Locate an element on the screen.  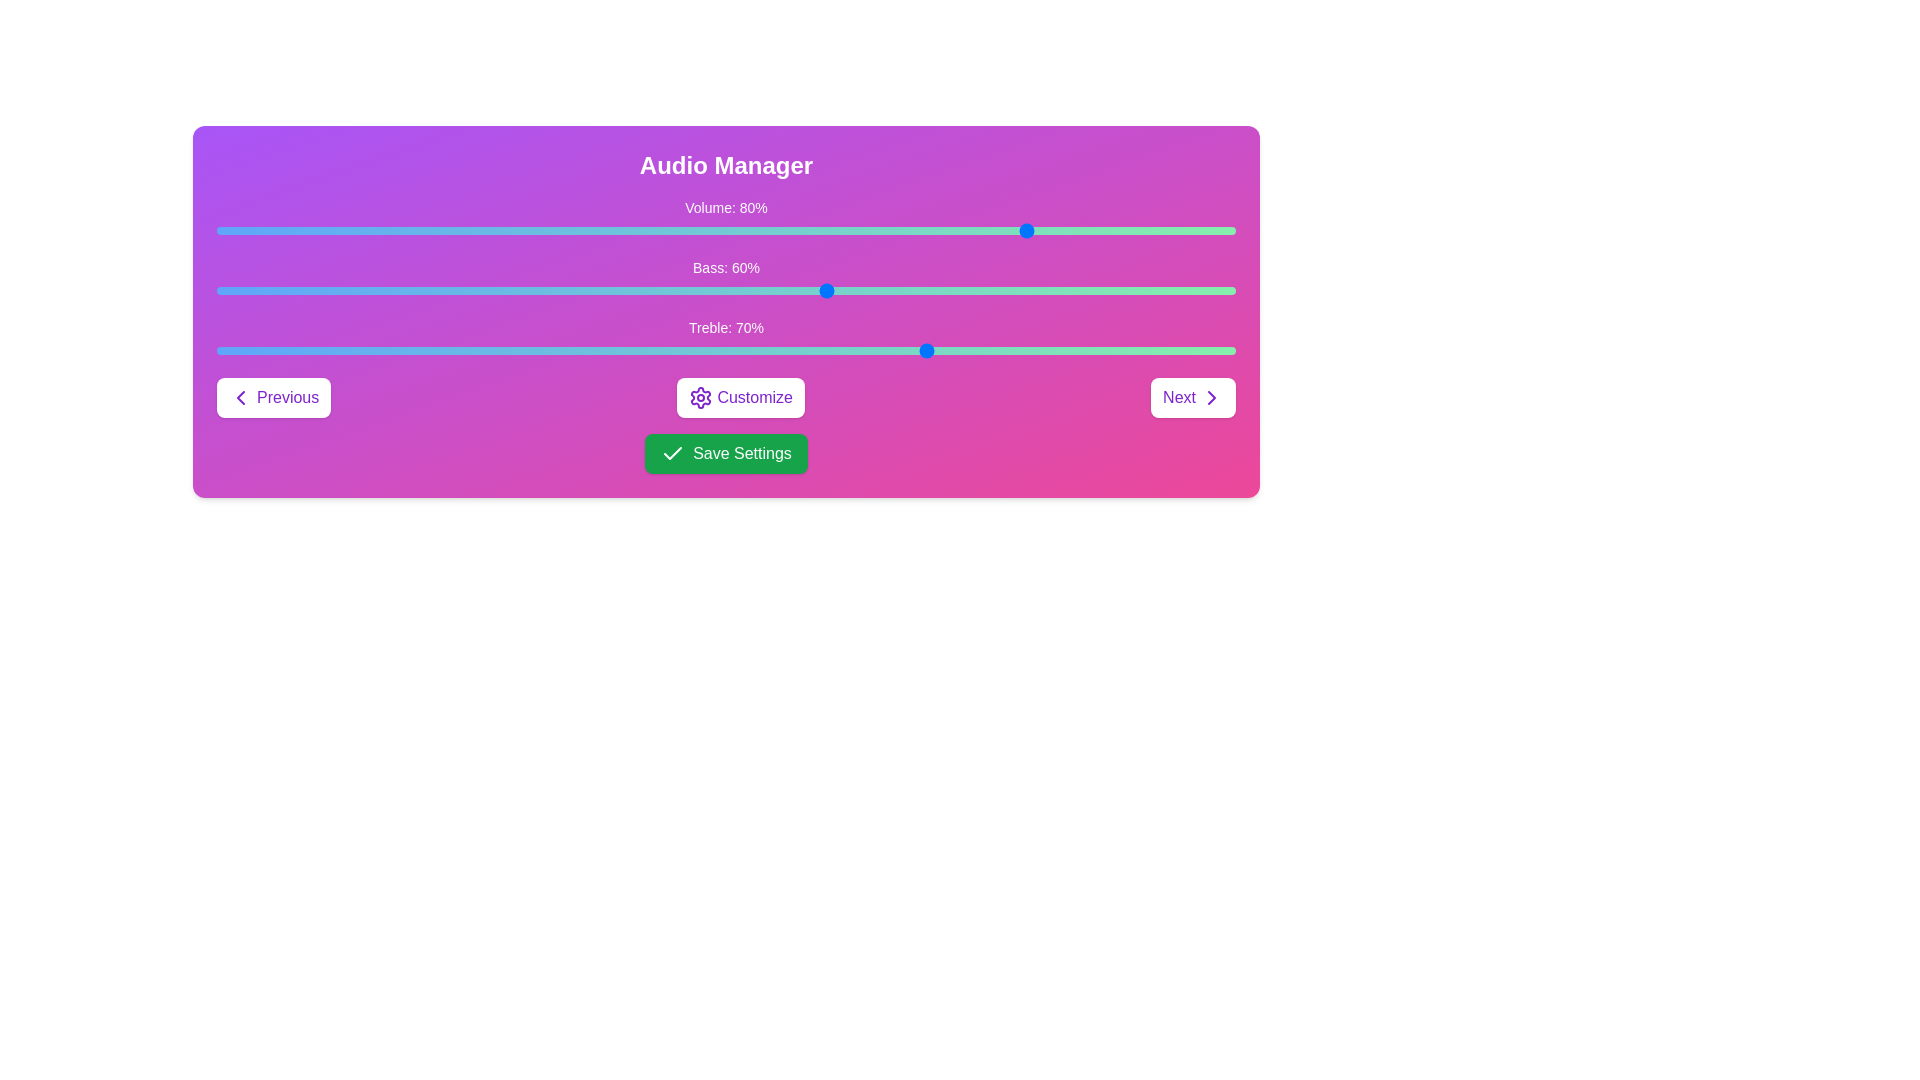
the slider is located at coordinates (512, 350).